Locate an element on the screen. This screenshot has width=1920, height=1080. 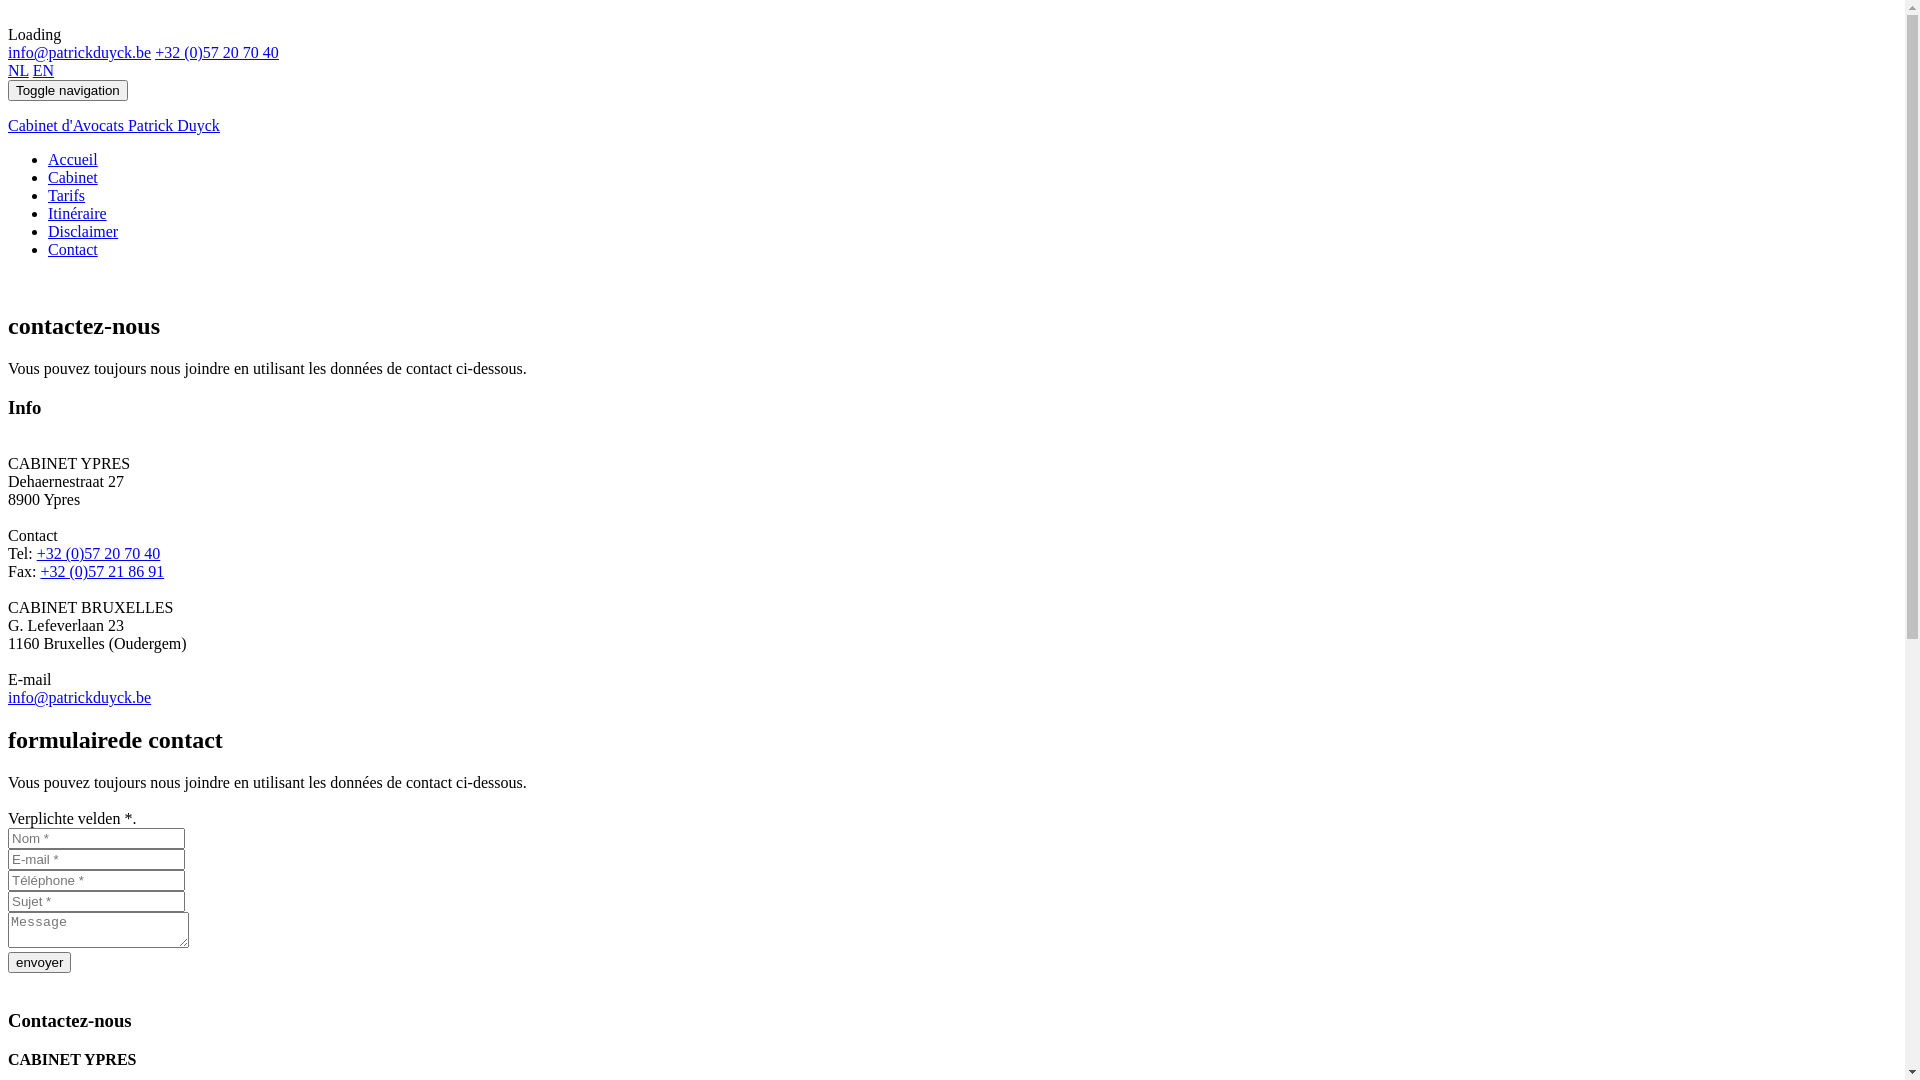
'Accueil' is located at coordinates (72, 158).